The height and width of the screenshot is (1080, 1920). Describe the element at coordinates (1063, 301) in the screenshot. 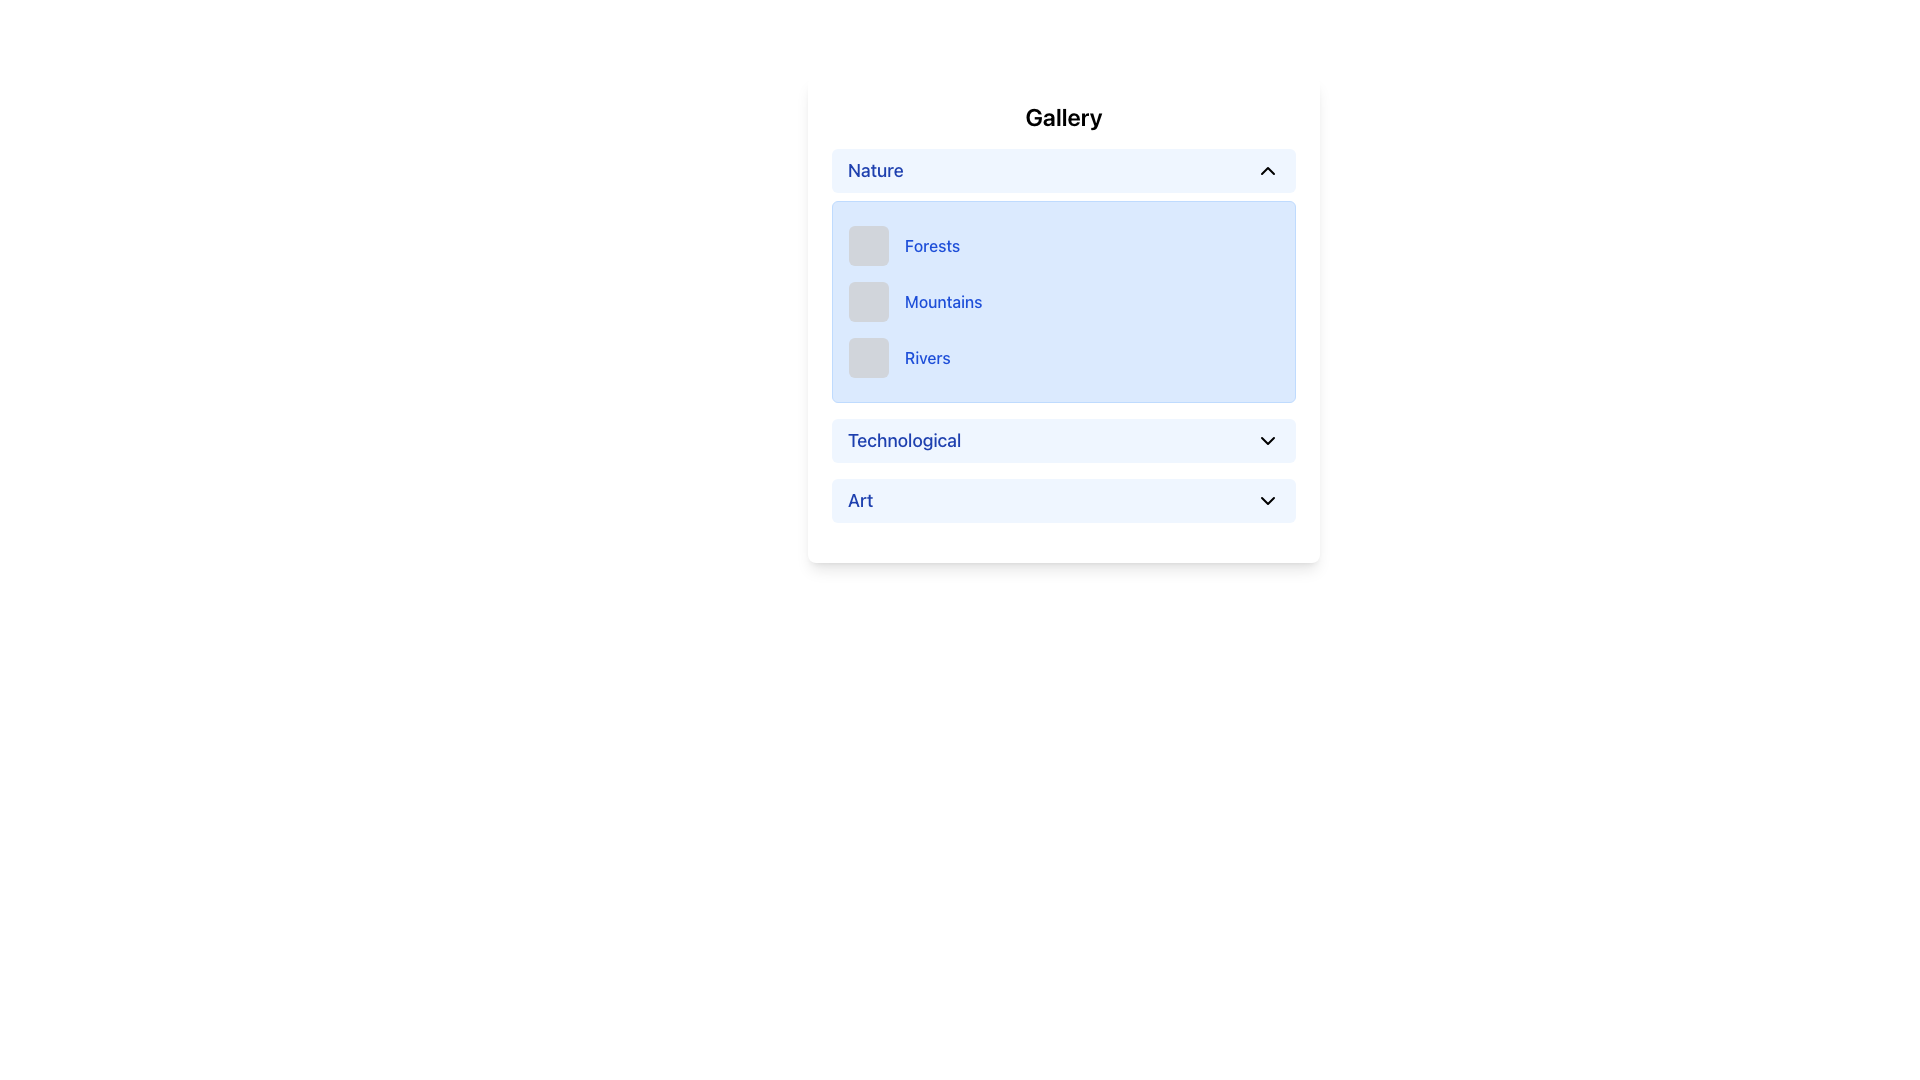

I see `the list of options or categories located centrally in the 'Nature' section, which is displayed on a light blue background` at that location.